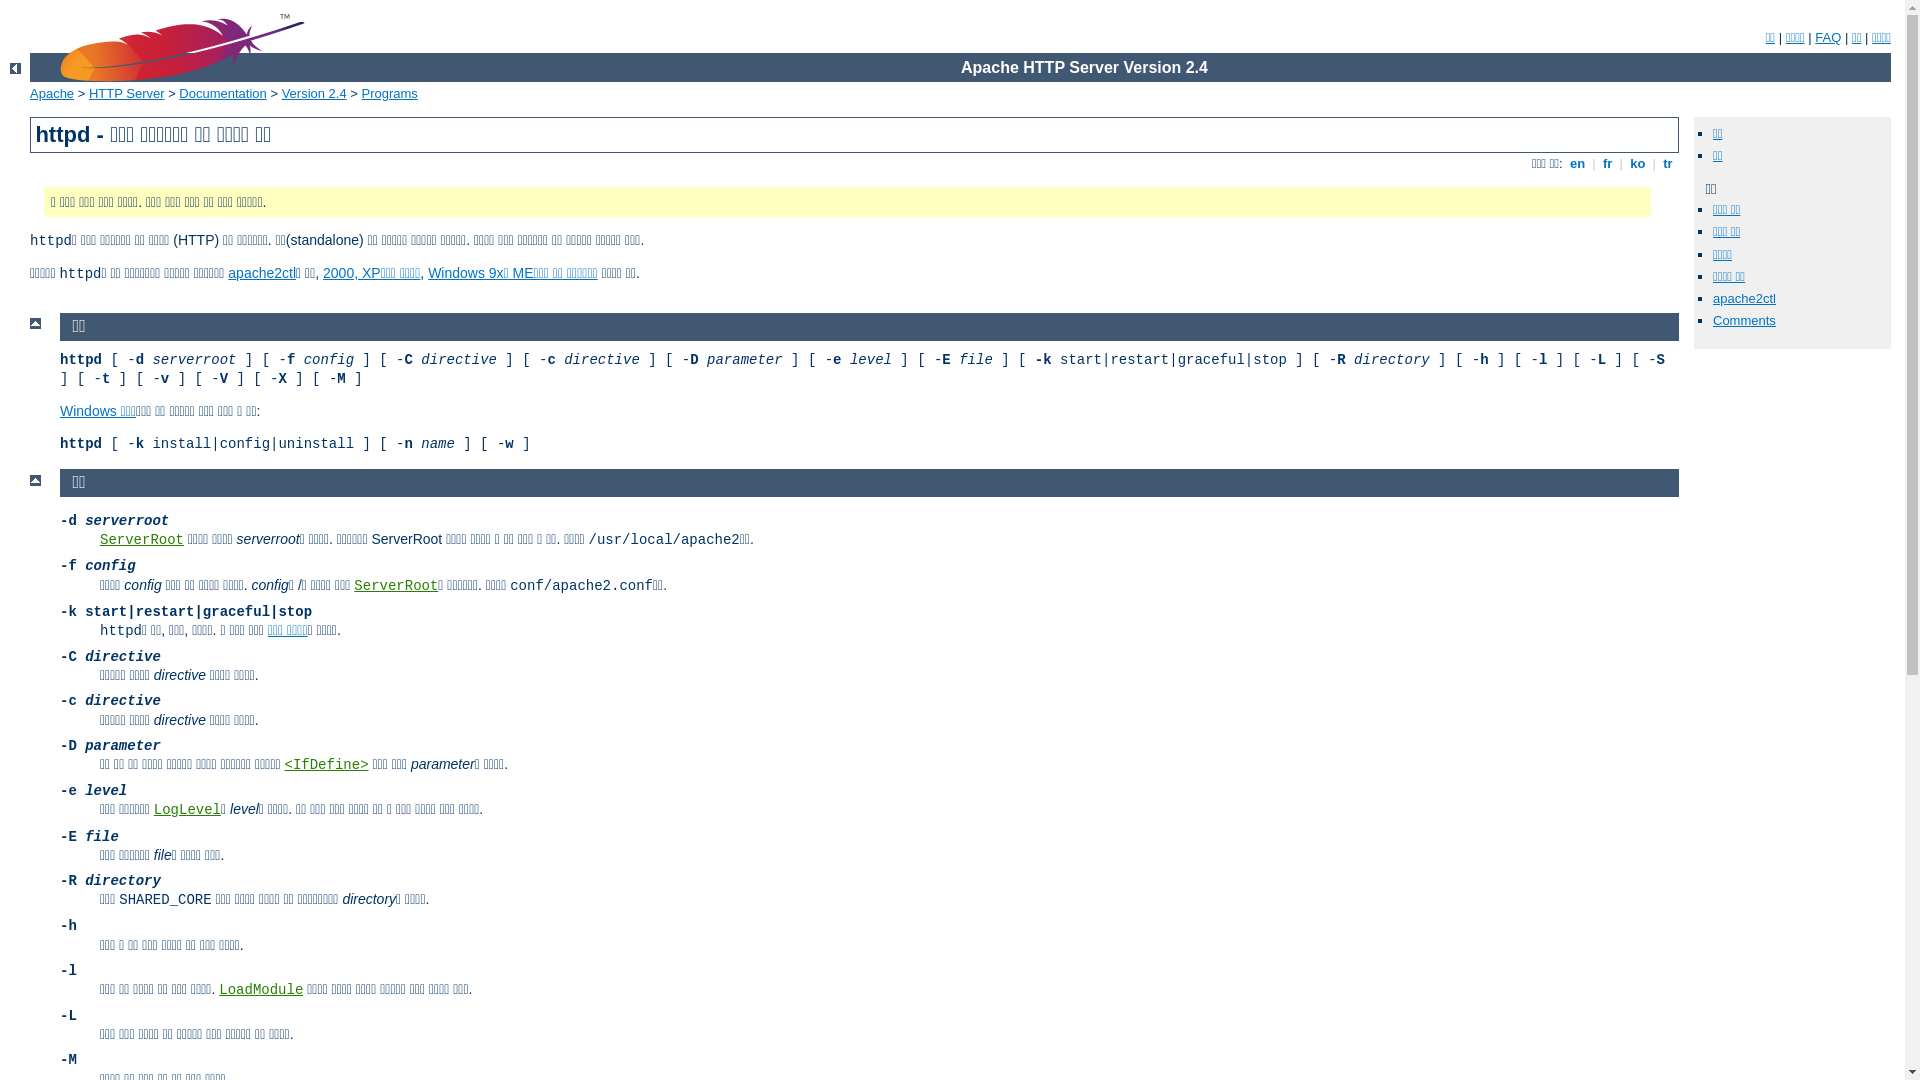 The image size is (1920, 1080). What do you see at coordinates (1828, 37) in the screenshot?
I see `'FAQ'` at bounding box center [1828, 37].